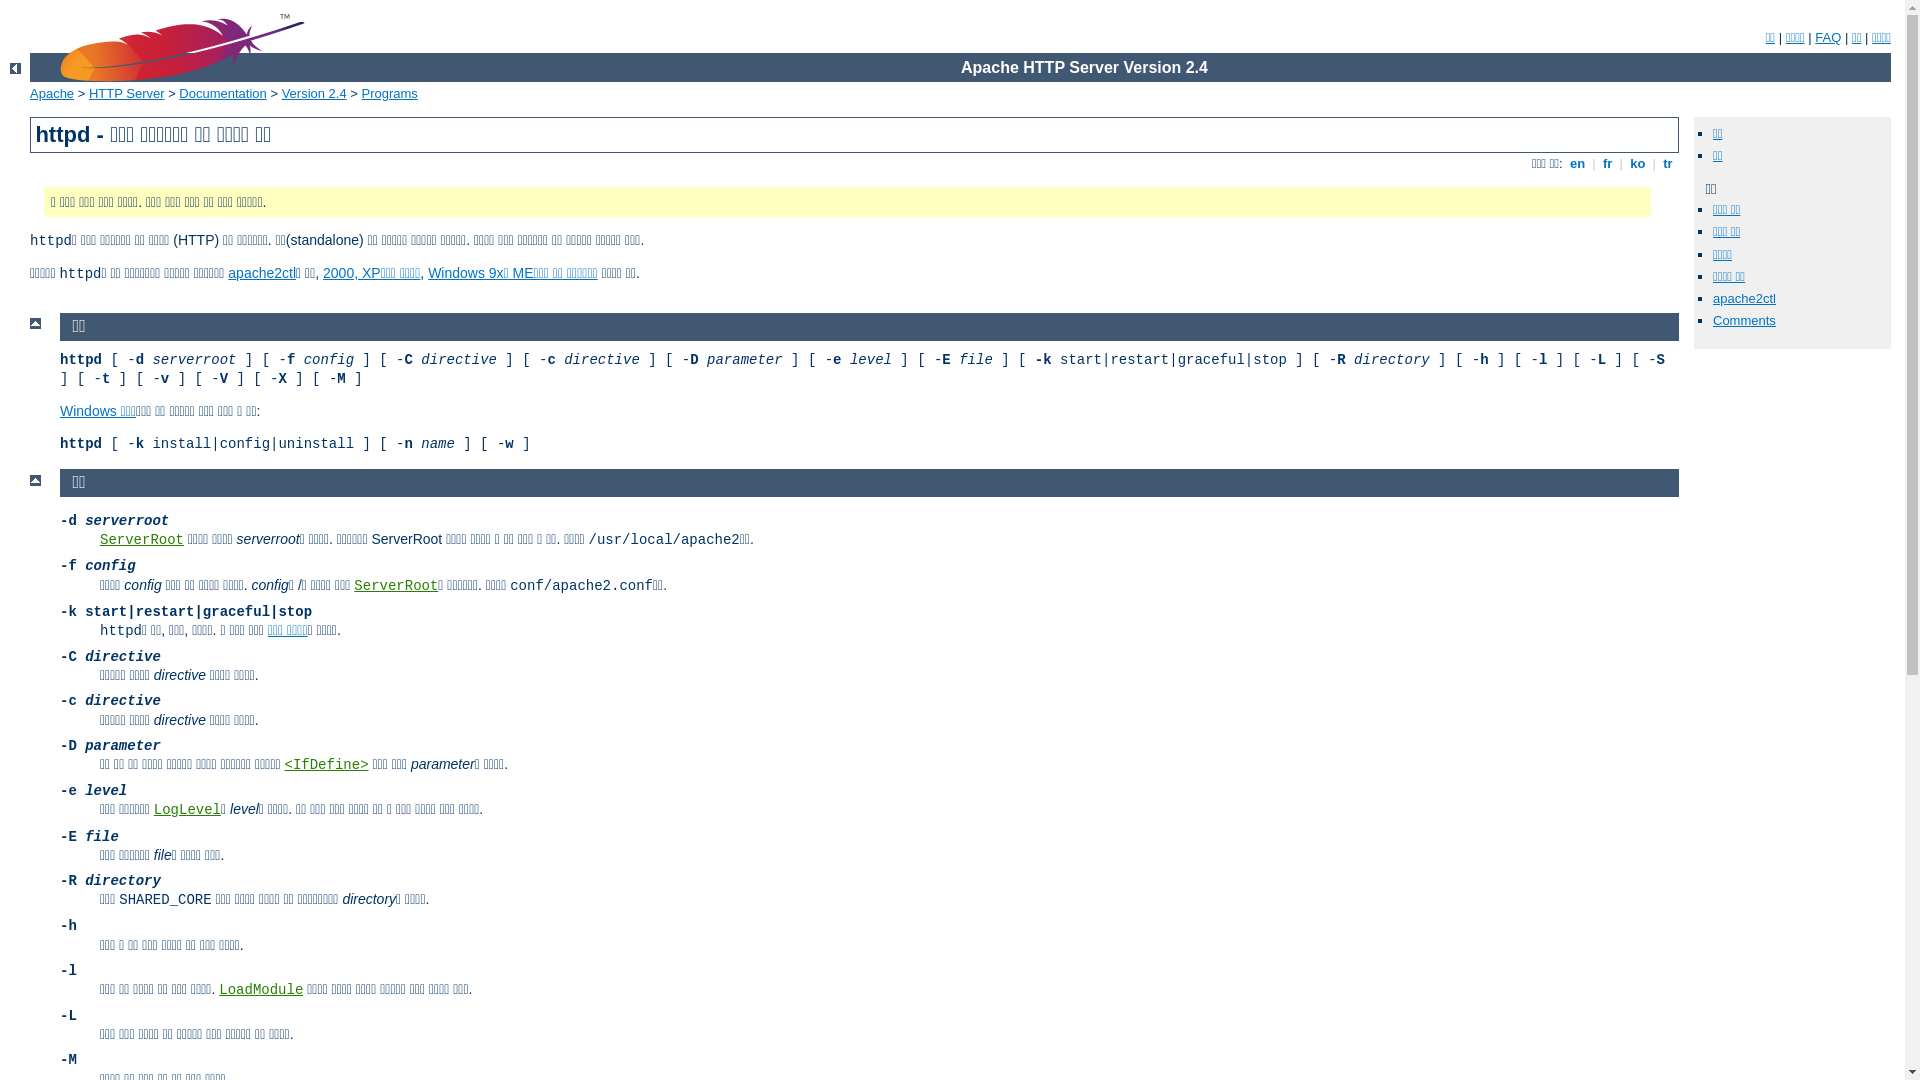 The image size is (1920, 1080). What do you see at coordinates (1828, 37) in the screenshot?
I see `'FAQ'` at bounding box center [1828, 37].